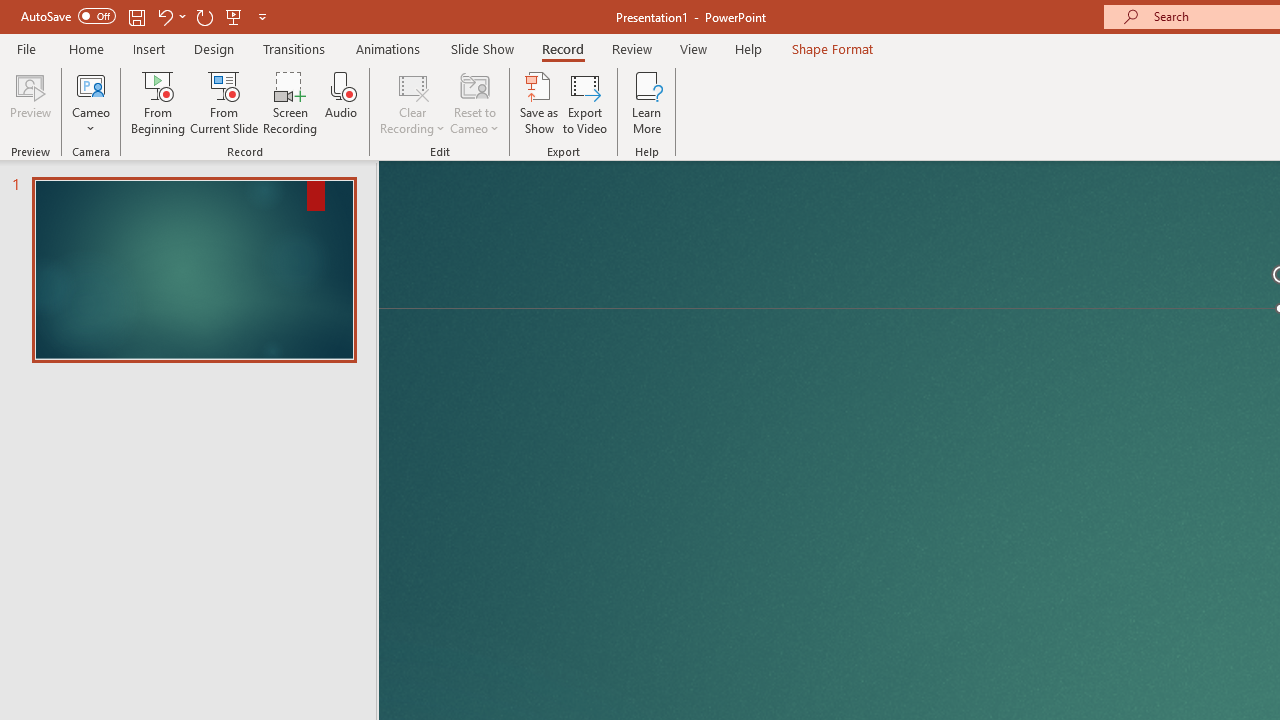  What do you see at coordinates (647, 103) in the screenshot?
I see `'Learn More'` at bounding box center [647, 103].